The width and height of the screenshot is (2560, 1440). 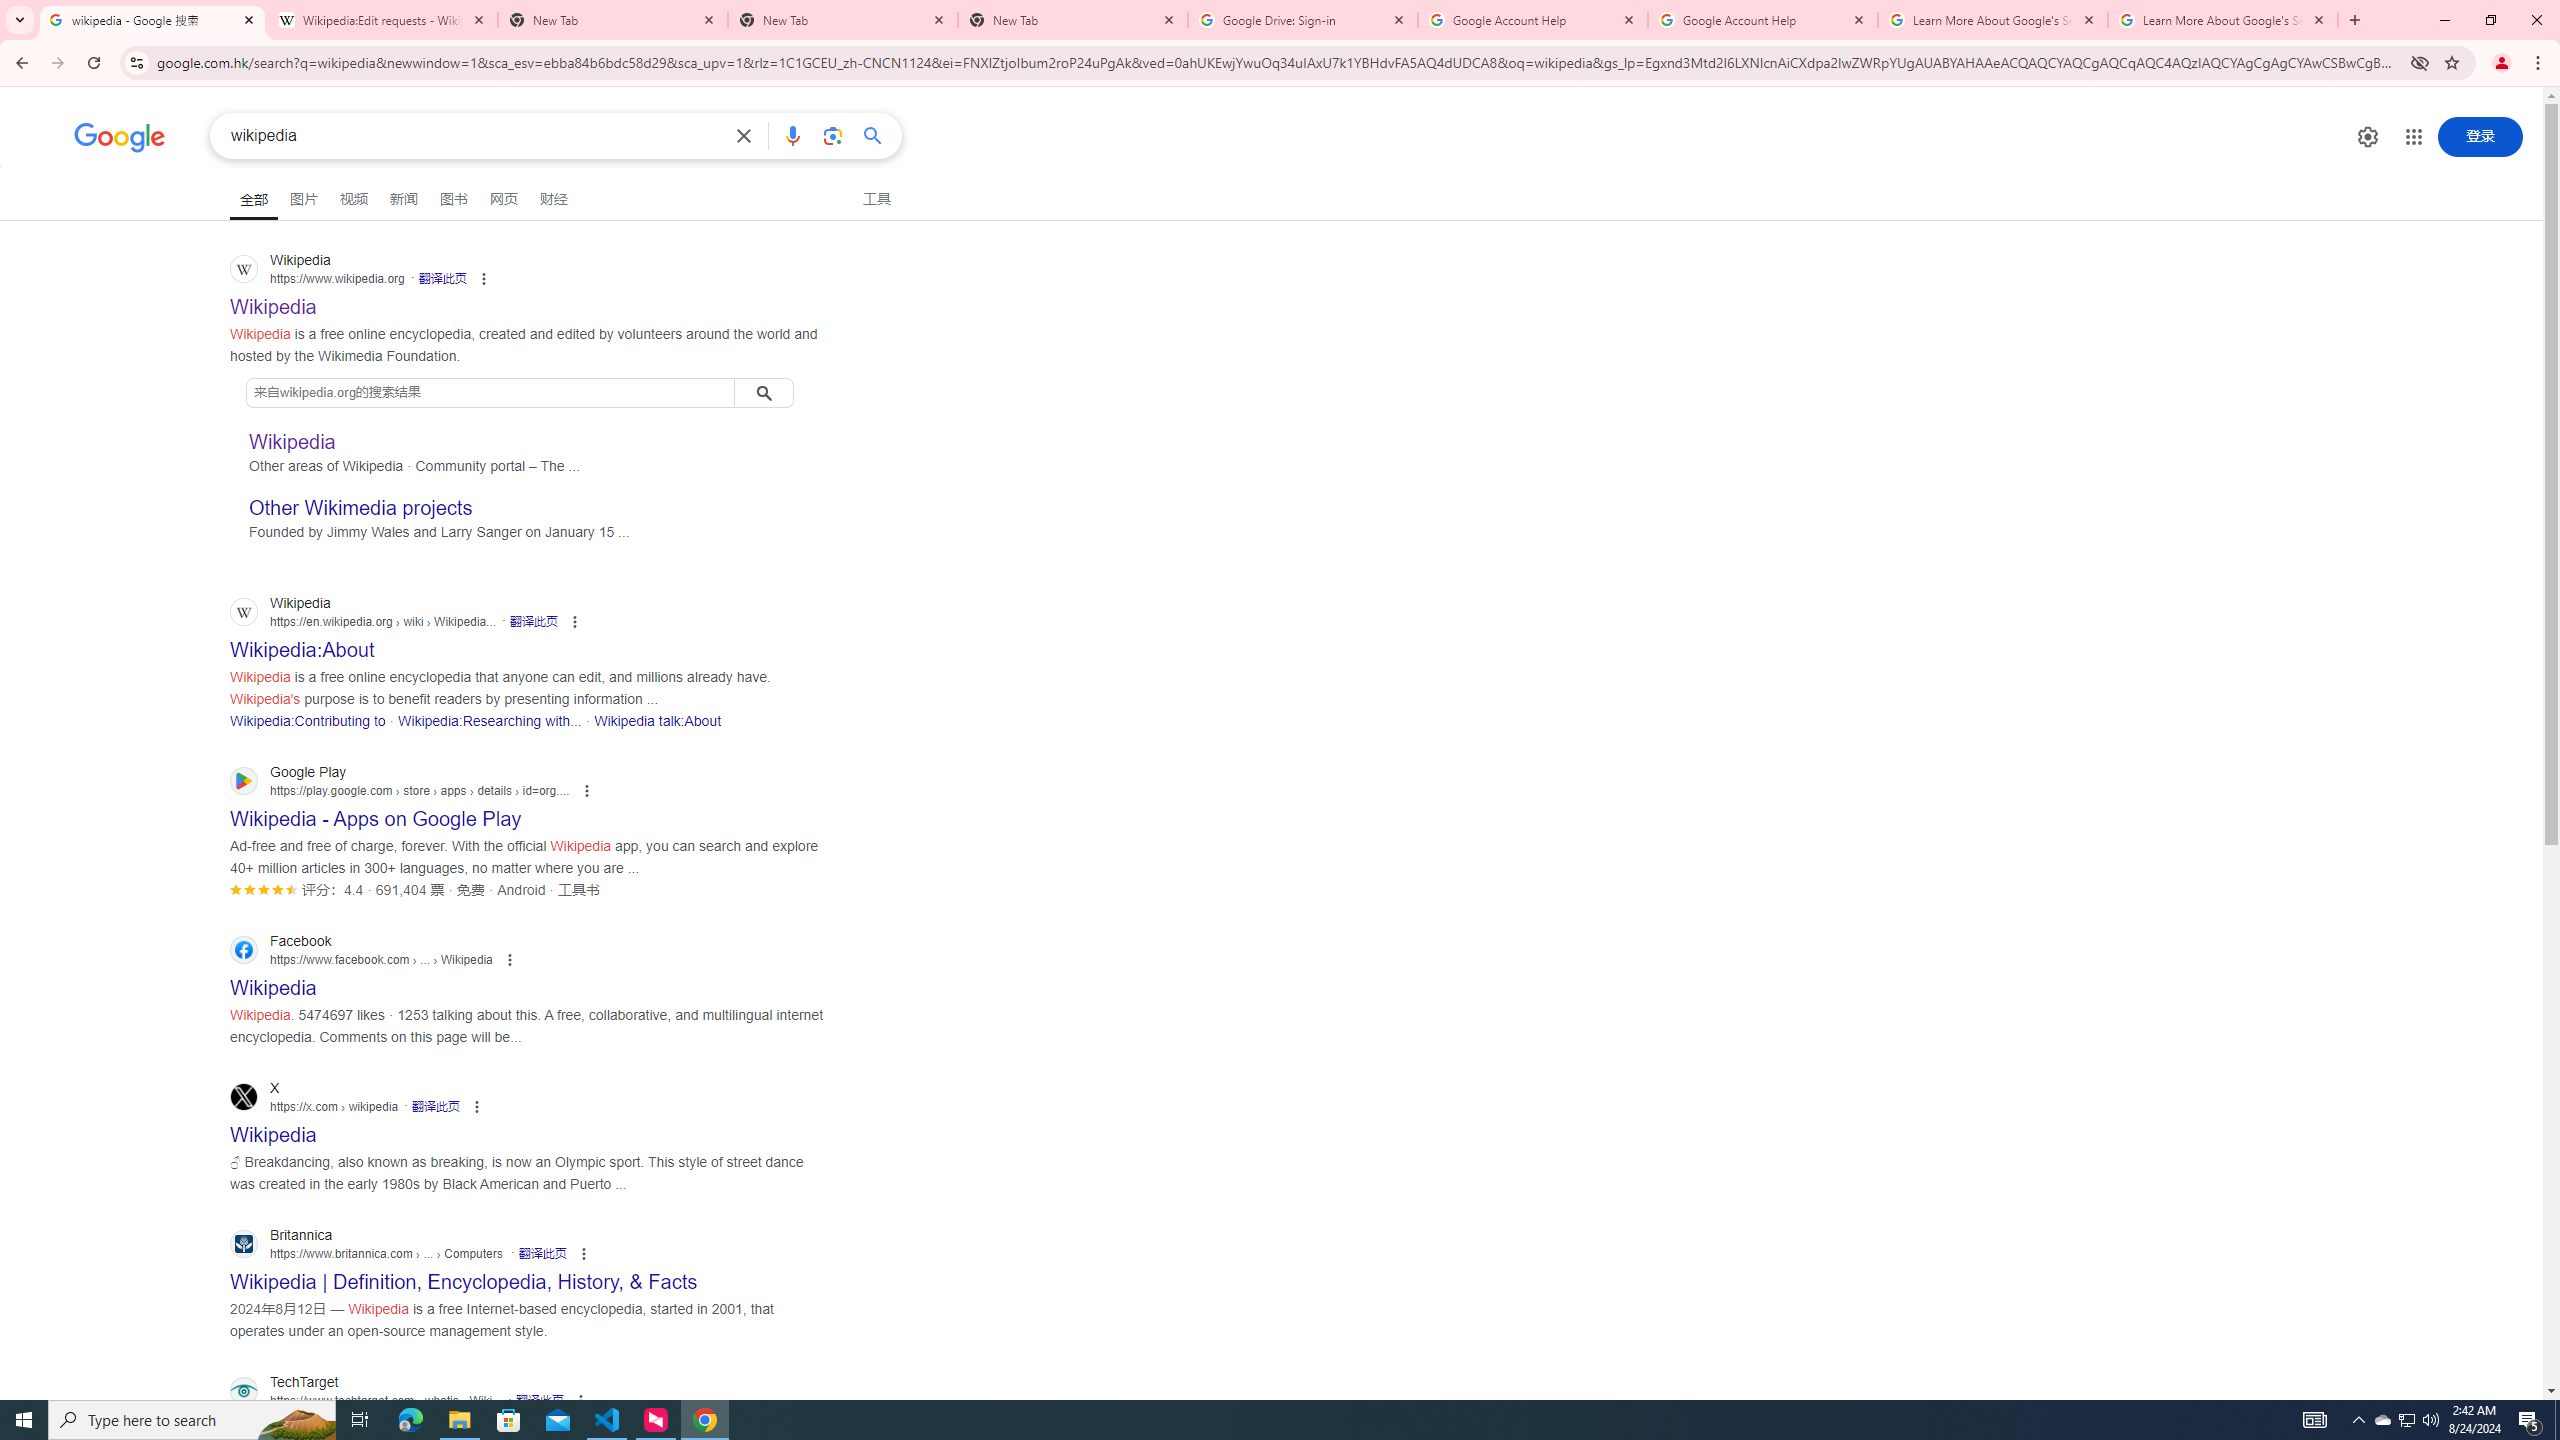 I want to click on ' Wikipedia Wikipedia https://www.wikipedia.org', so click(x=273, y=300).